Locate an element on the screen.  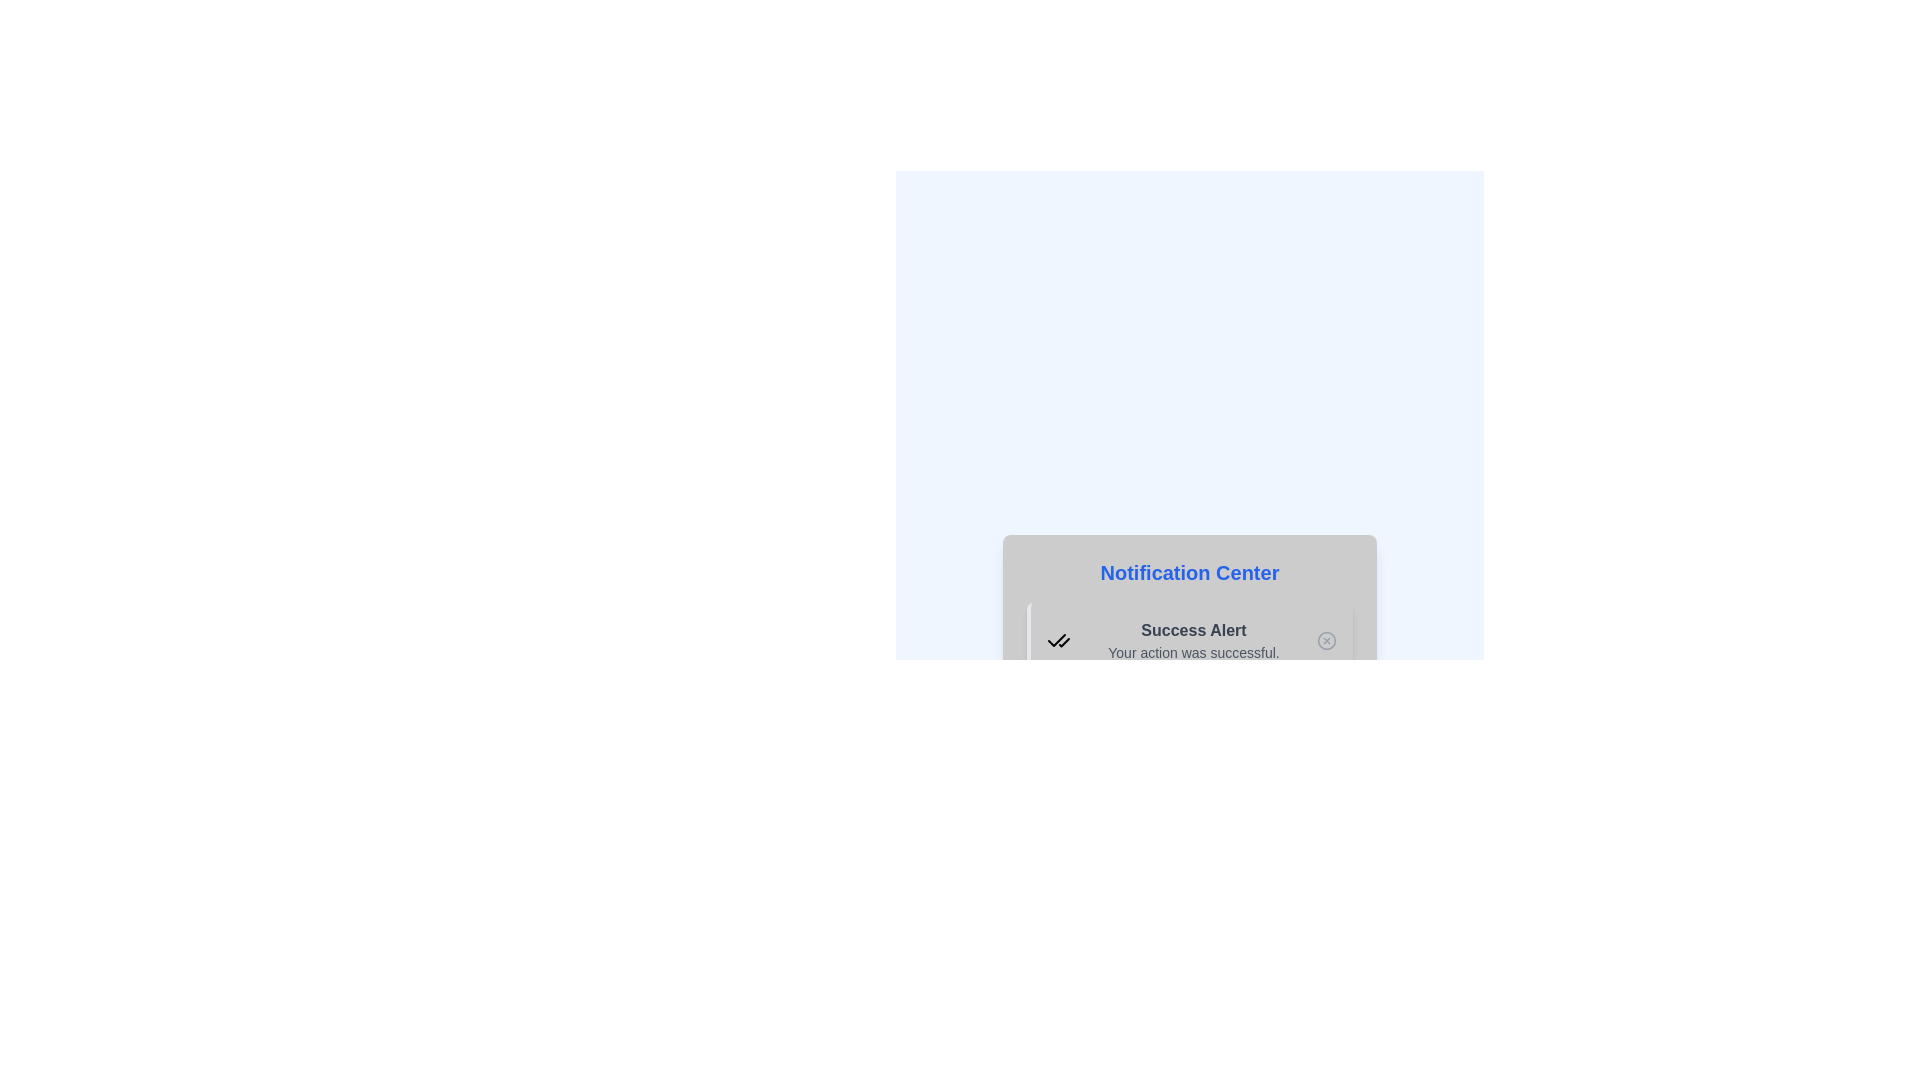
the close button with an 'X' mark in the top-right corner of the success alert is located at coordinates (1326, 640).